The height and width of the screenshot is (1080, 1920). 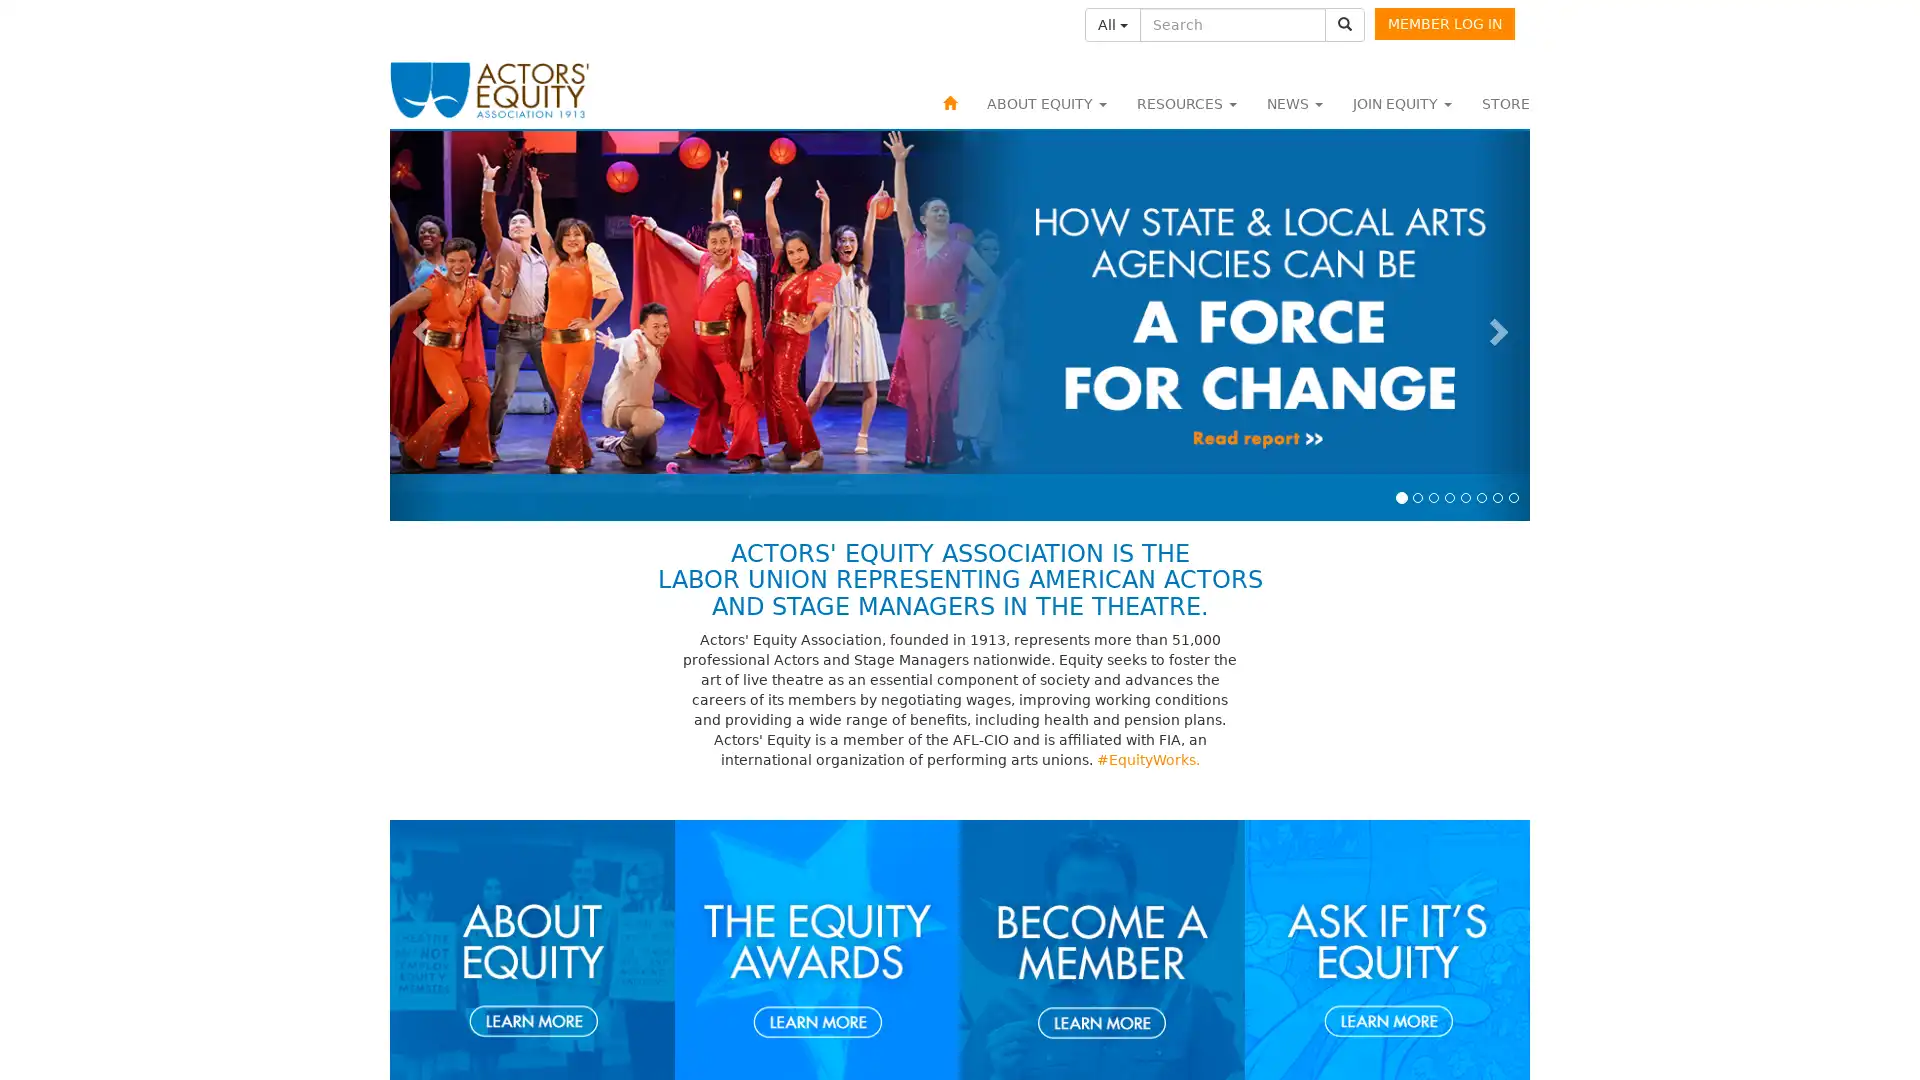 I want to click on All, so click(x=1112, y=24).